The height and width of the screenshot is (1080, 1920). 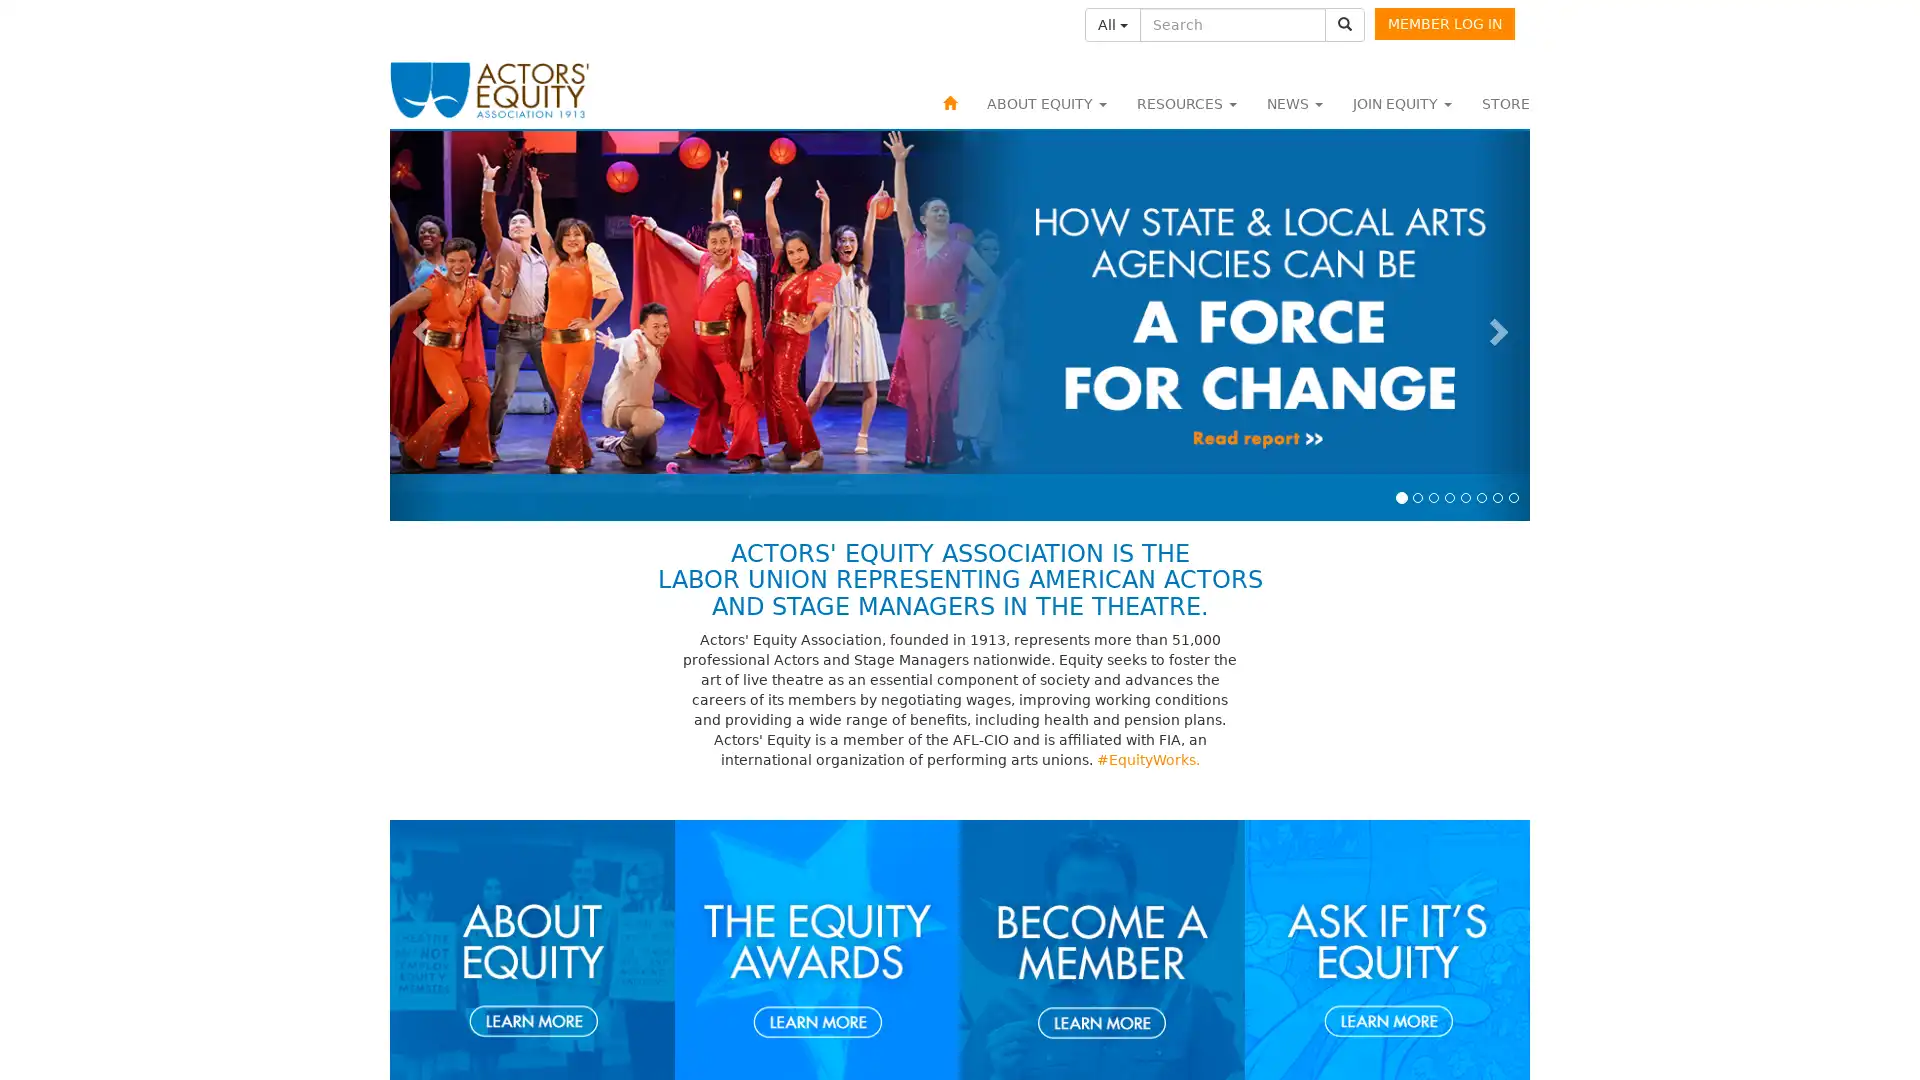 I want to click on All, so click(x=1112, y=24).